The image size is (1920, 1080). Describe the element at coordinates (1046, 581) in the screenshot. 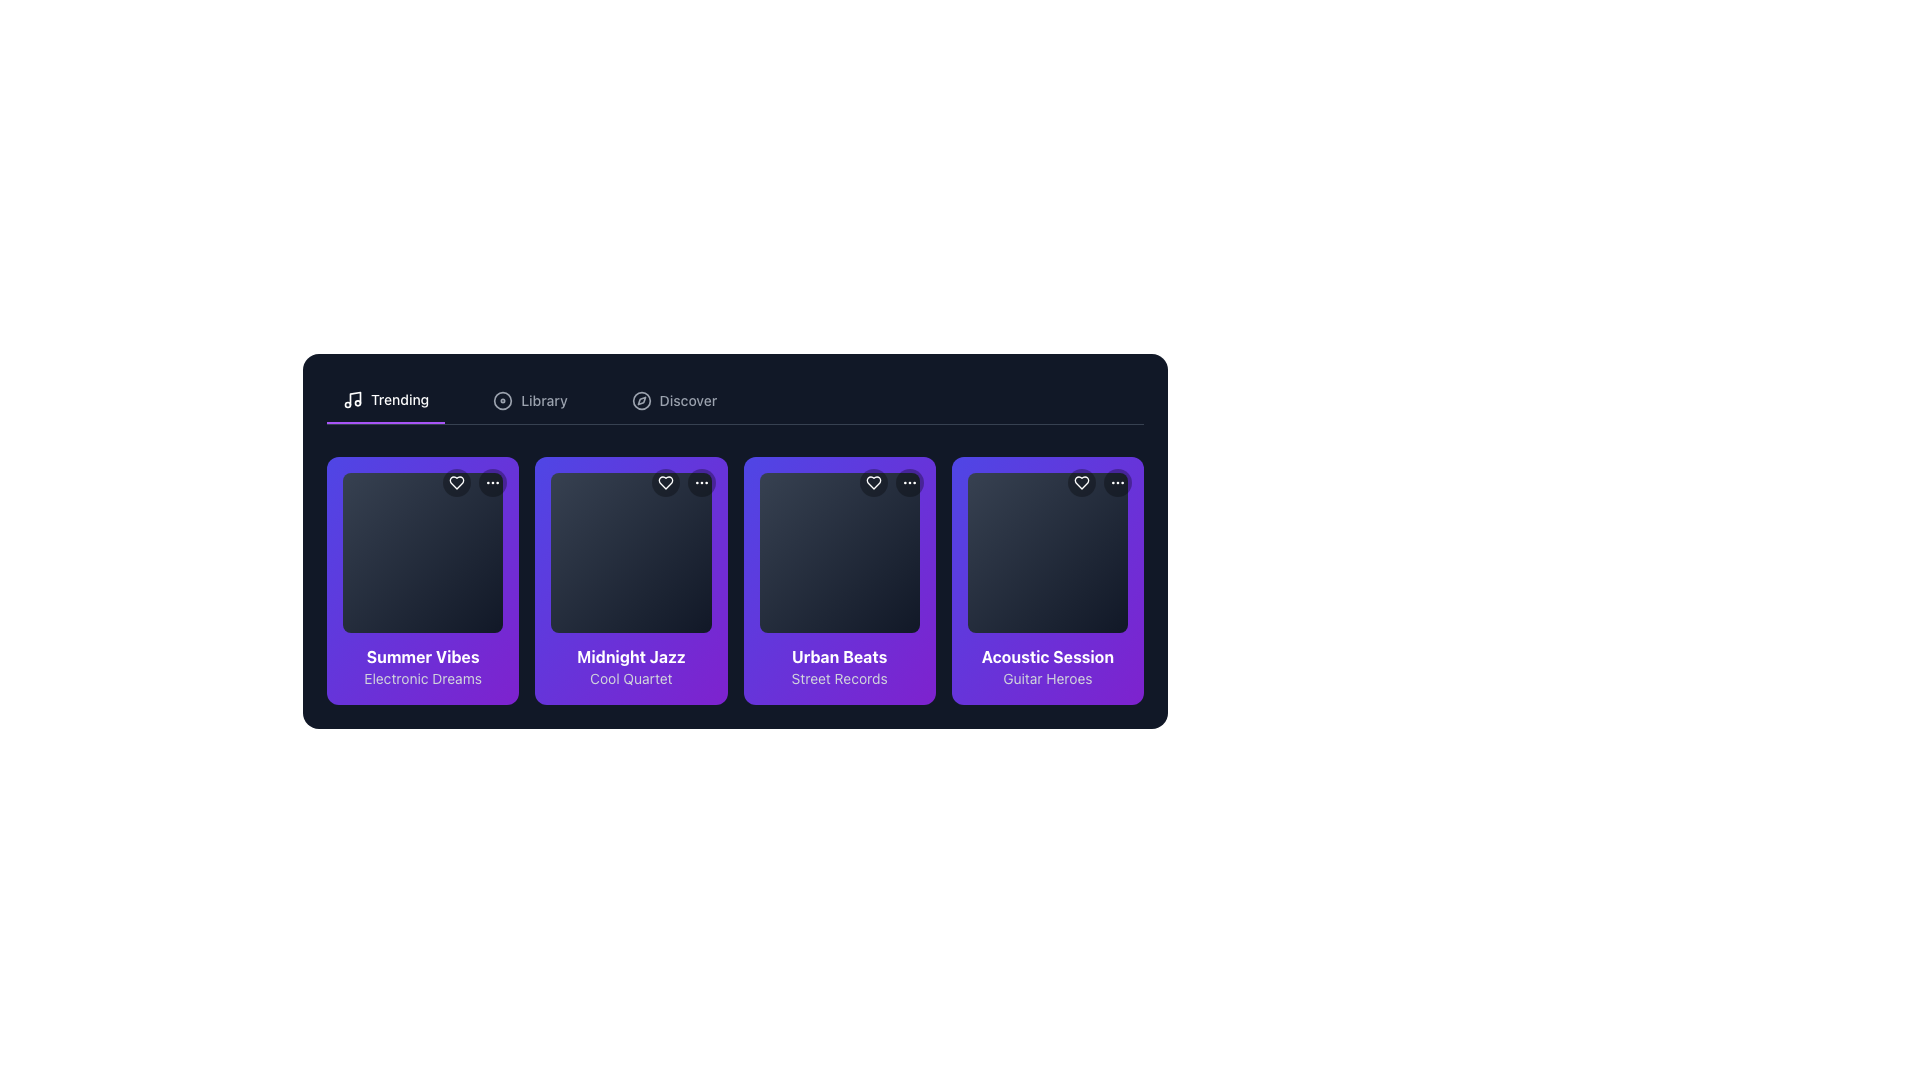

I see `the selectable card for 'Acoustic Session', the fourth item in the grid layout` at that location.